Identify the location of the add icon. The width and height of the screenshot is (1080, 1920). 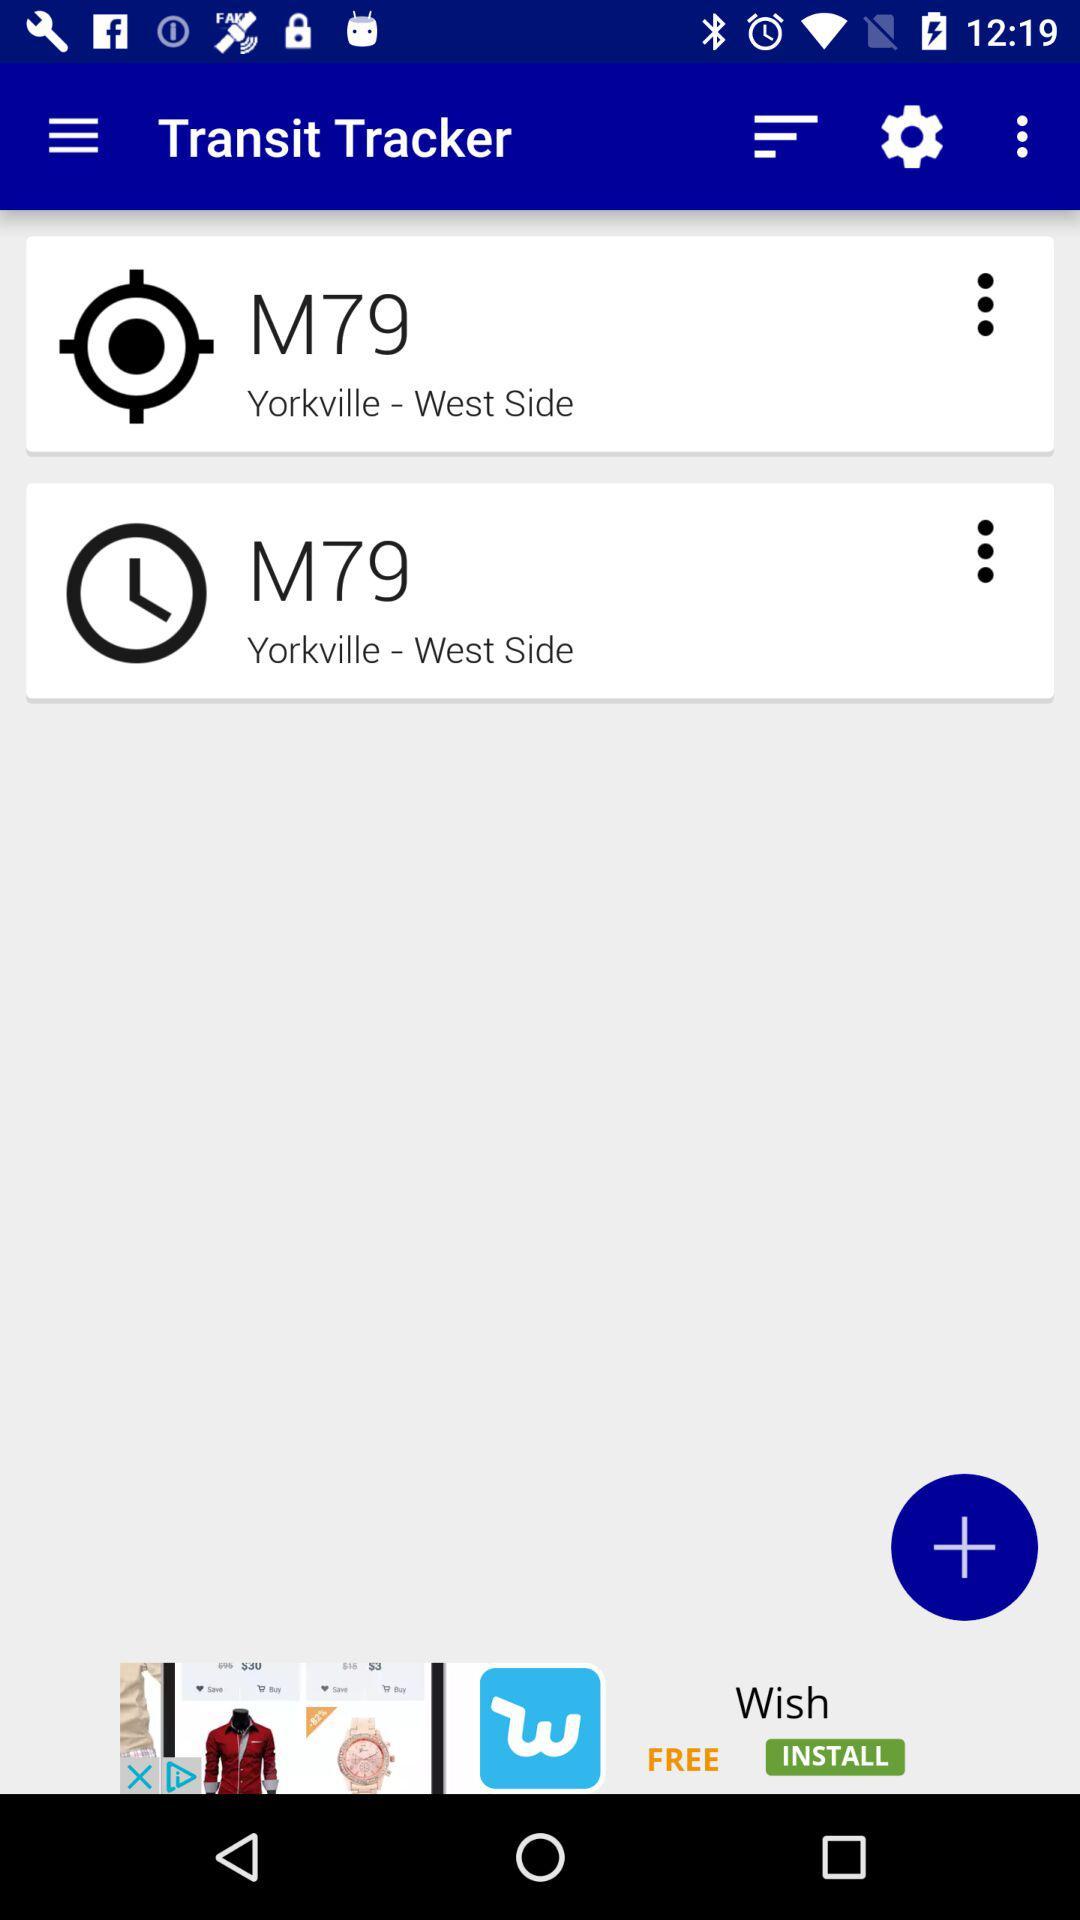
(963, 1546).